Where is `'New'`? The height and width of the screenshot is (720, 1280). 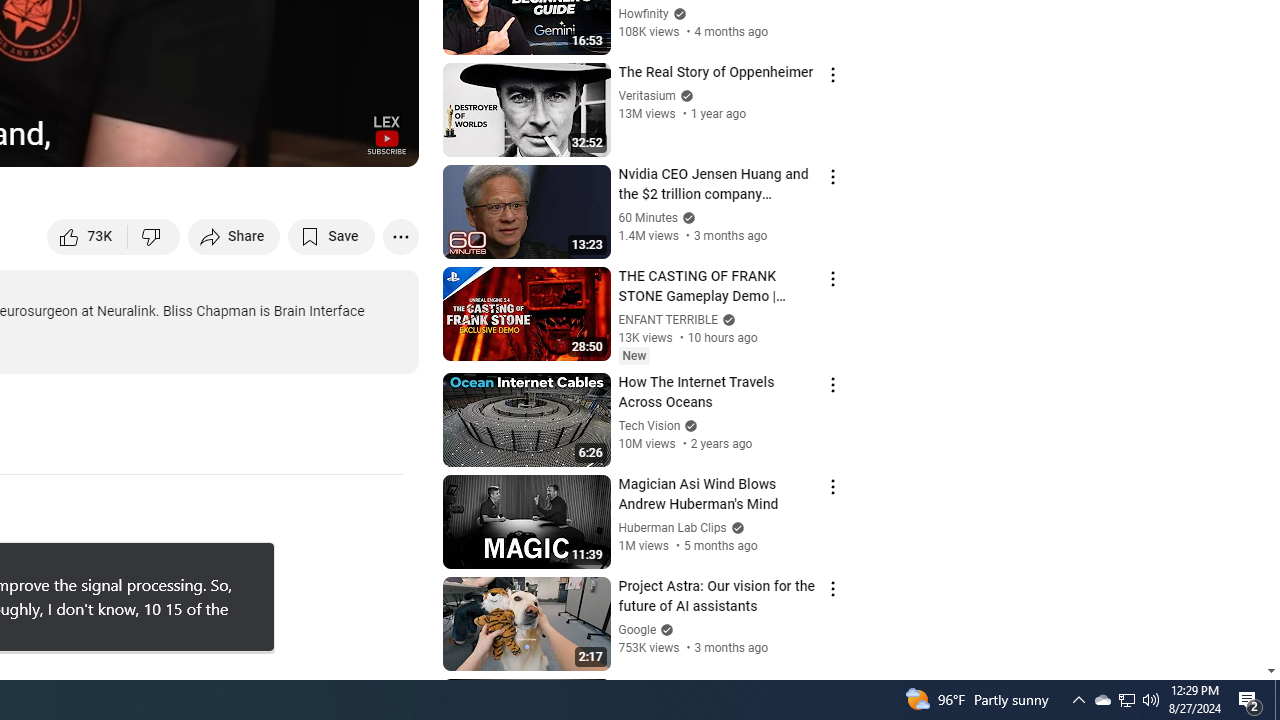 'New' is located at coordinates (633, 355).